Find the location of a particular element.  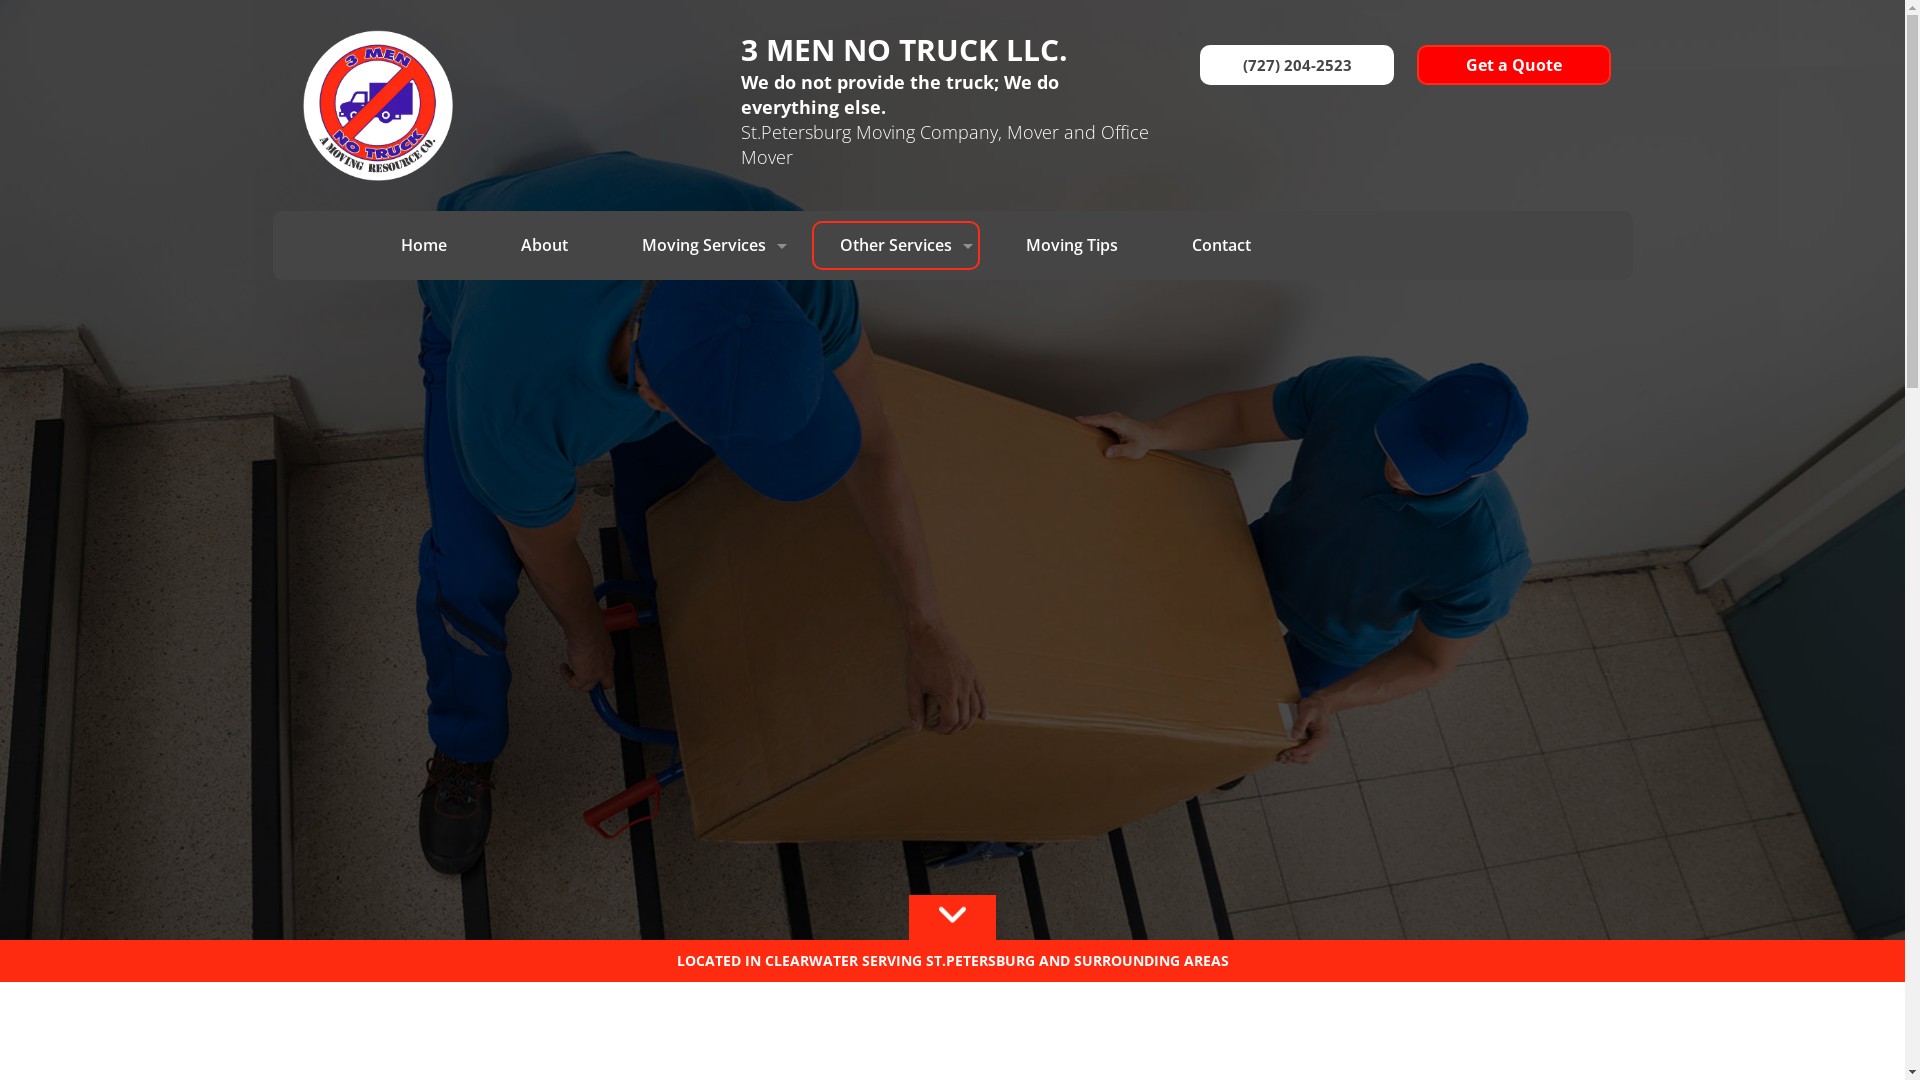

'Other Services' is located at coordinates (895, 244).